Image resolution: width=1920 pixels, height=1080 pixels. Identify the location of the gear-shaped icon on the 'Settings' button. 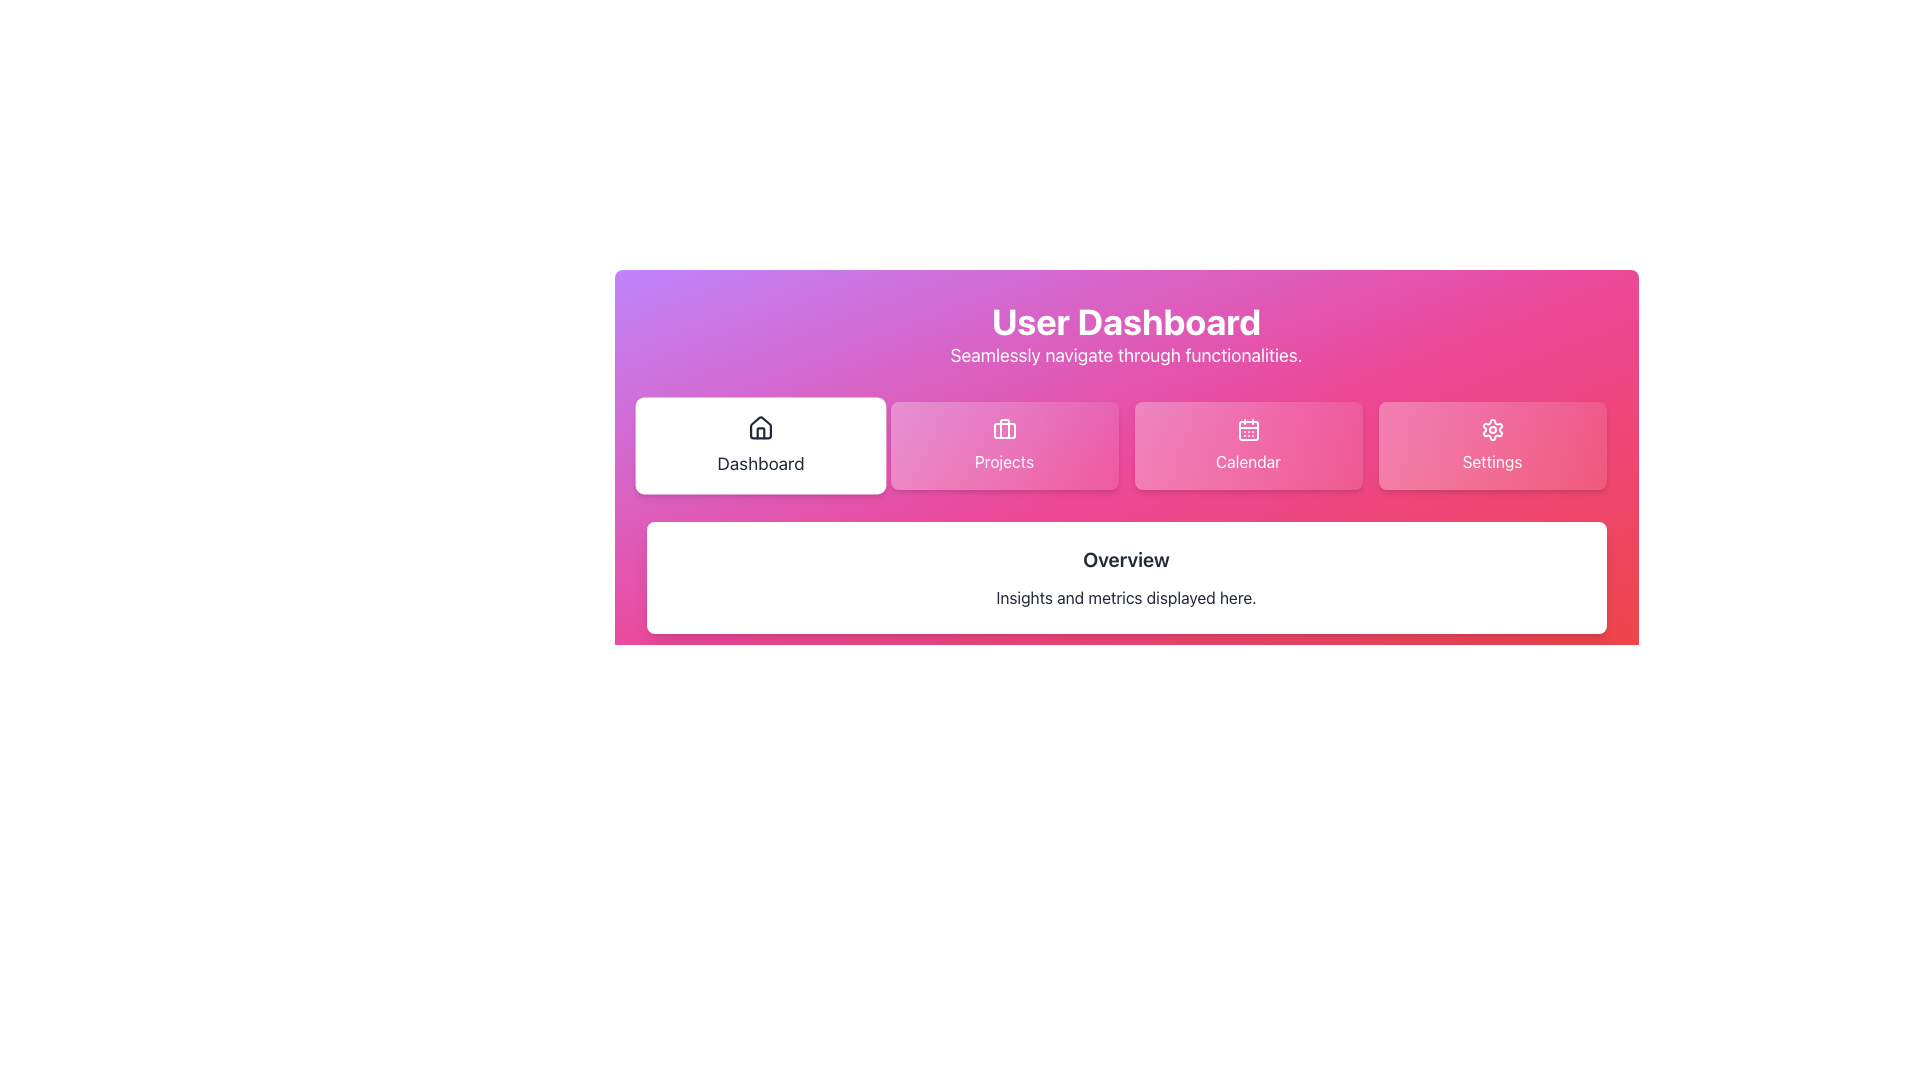
(1492, 428).